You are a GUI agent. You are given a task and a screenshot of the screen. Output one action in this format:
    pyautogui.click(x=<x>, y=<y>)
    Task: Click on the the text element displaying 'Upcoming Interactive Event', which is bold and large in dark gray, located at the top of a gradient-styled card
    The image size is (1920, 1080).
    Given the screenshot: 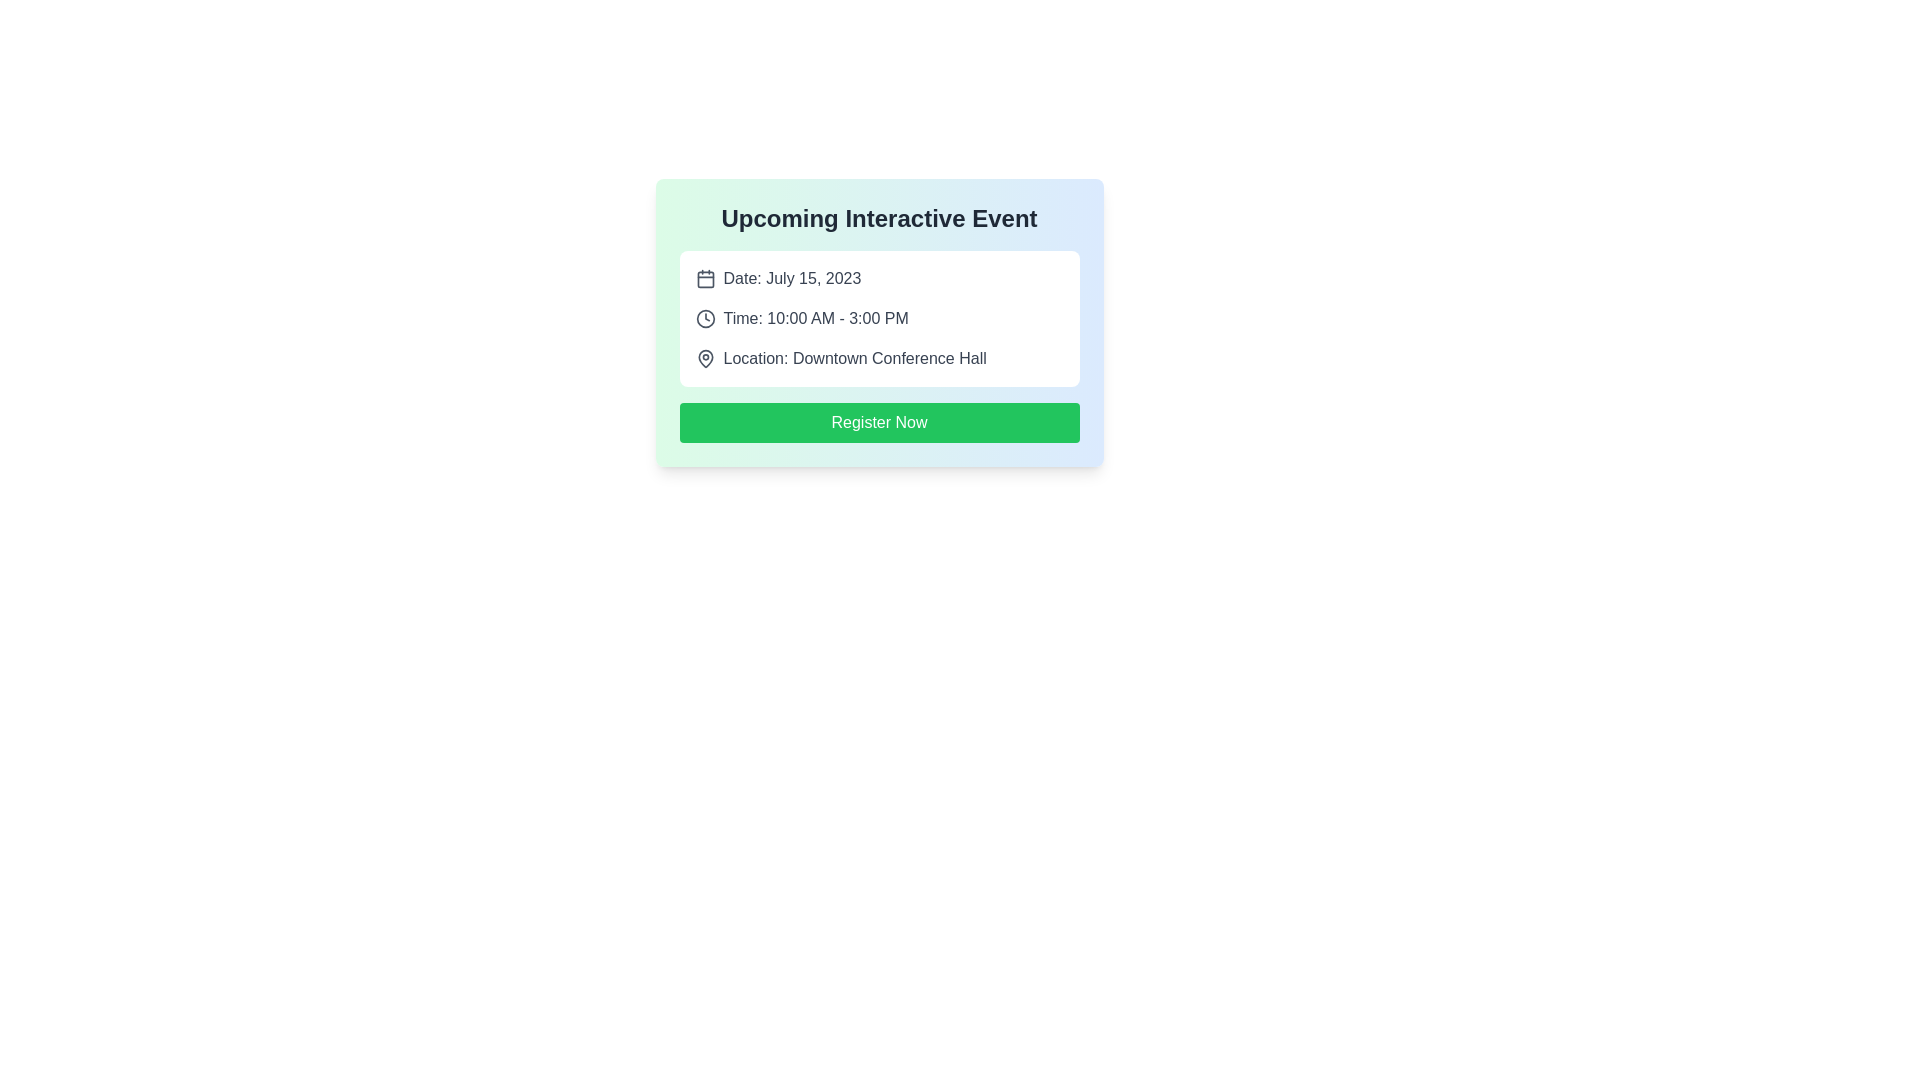 What is the action you would take?
    pyautogui.click(x=879, y=219)
    